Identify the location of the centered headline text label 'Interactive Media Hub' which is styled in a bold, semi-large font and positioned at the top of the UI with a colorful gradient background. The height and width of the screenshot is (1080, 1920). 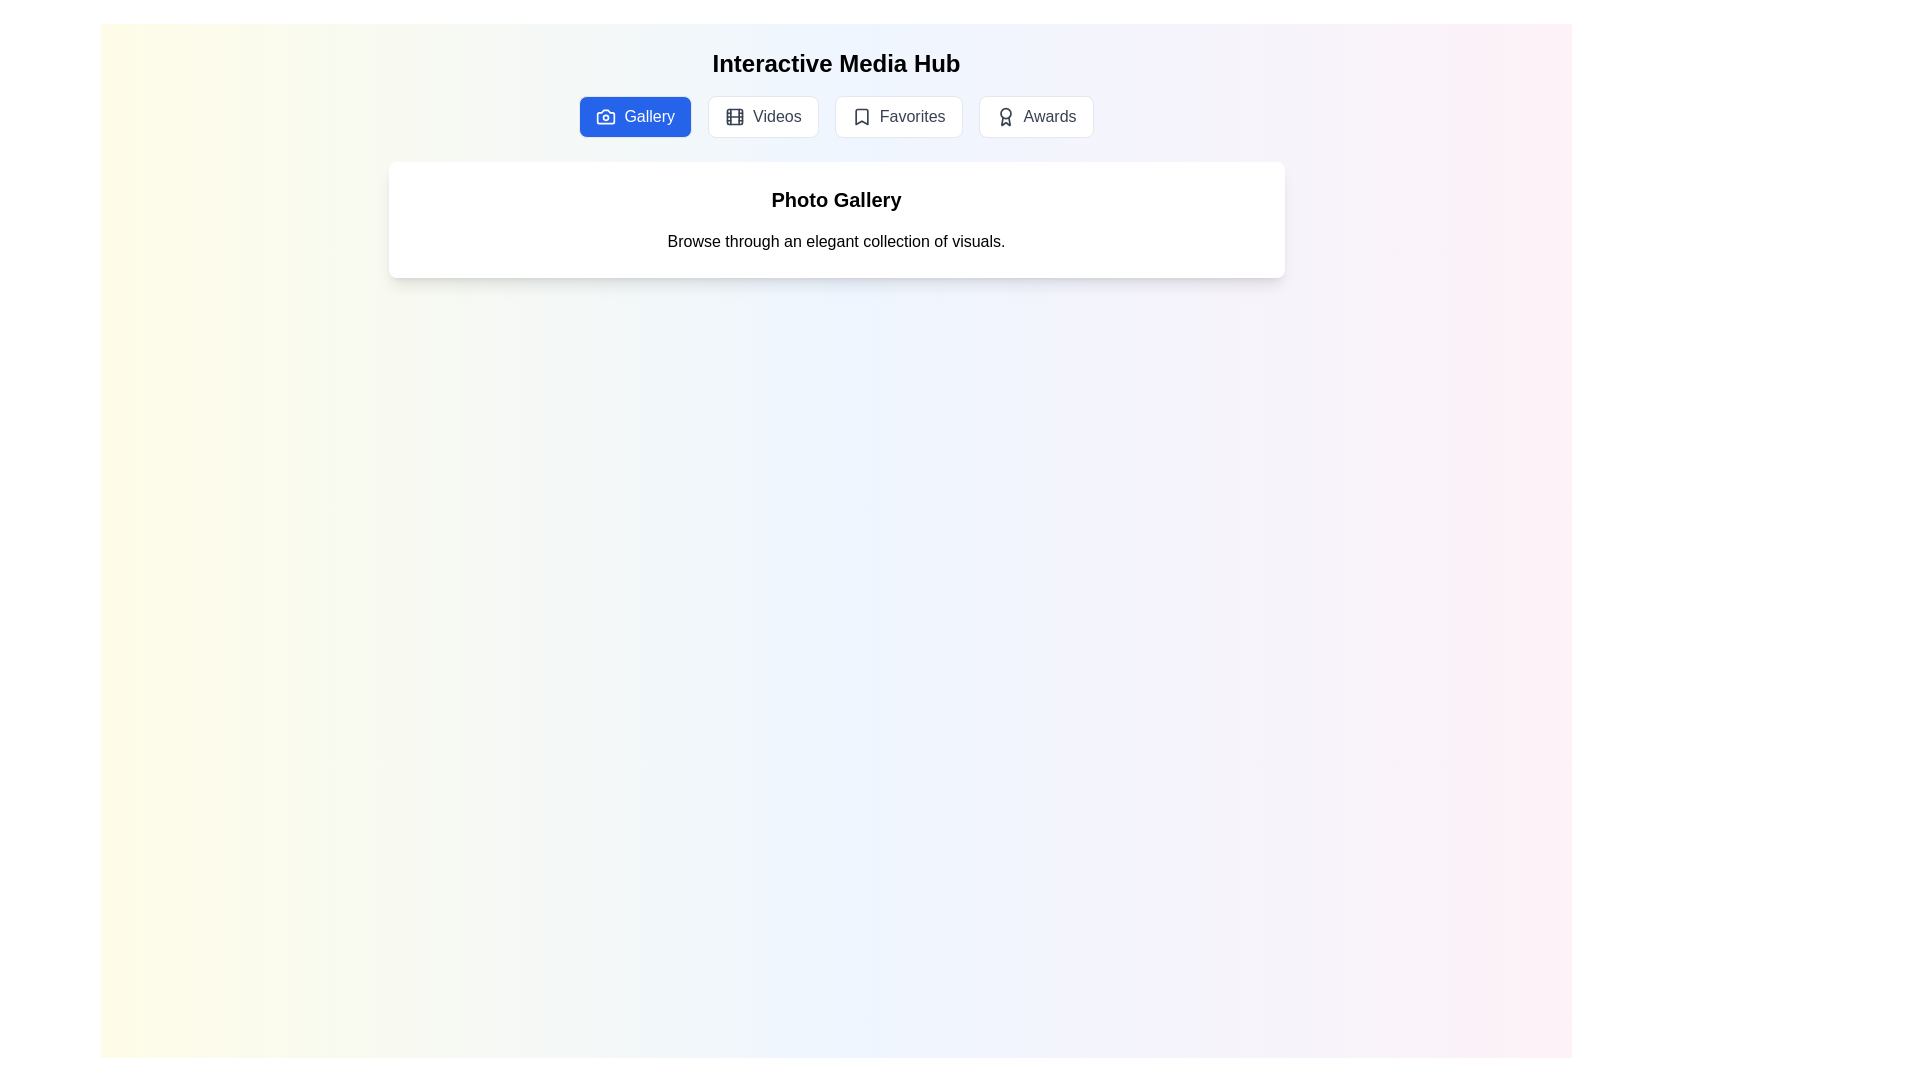
(836, 63).